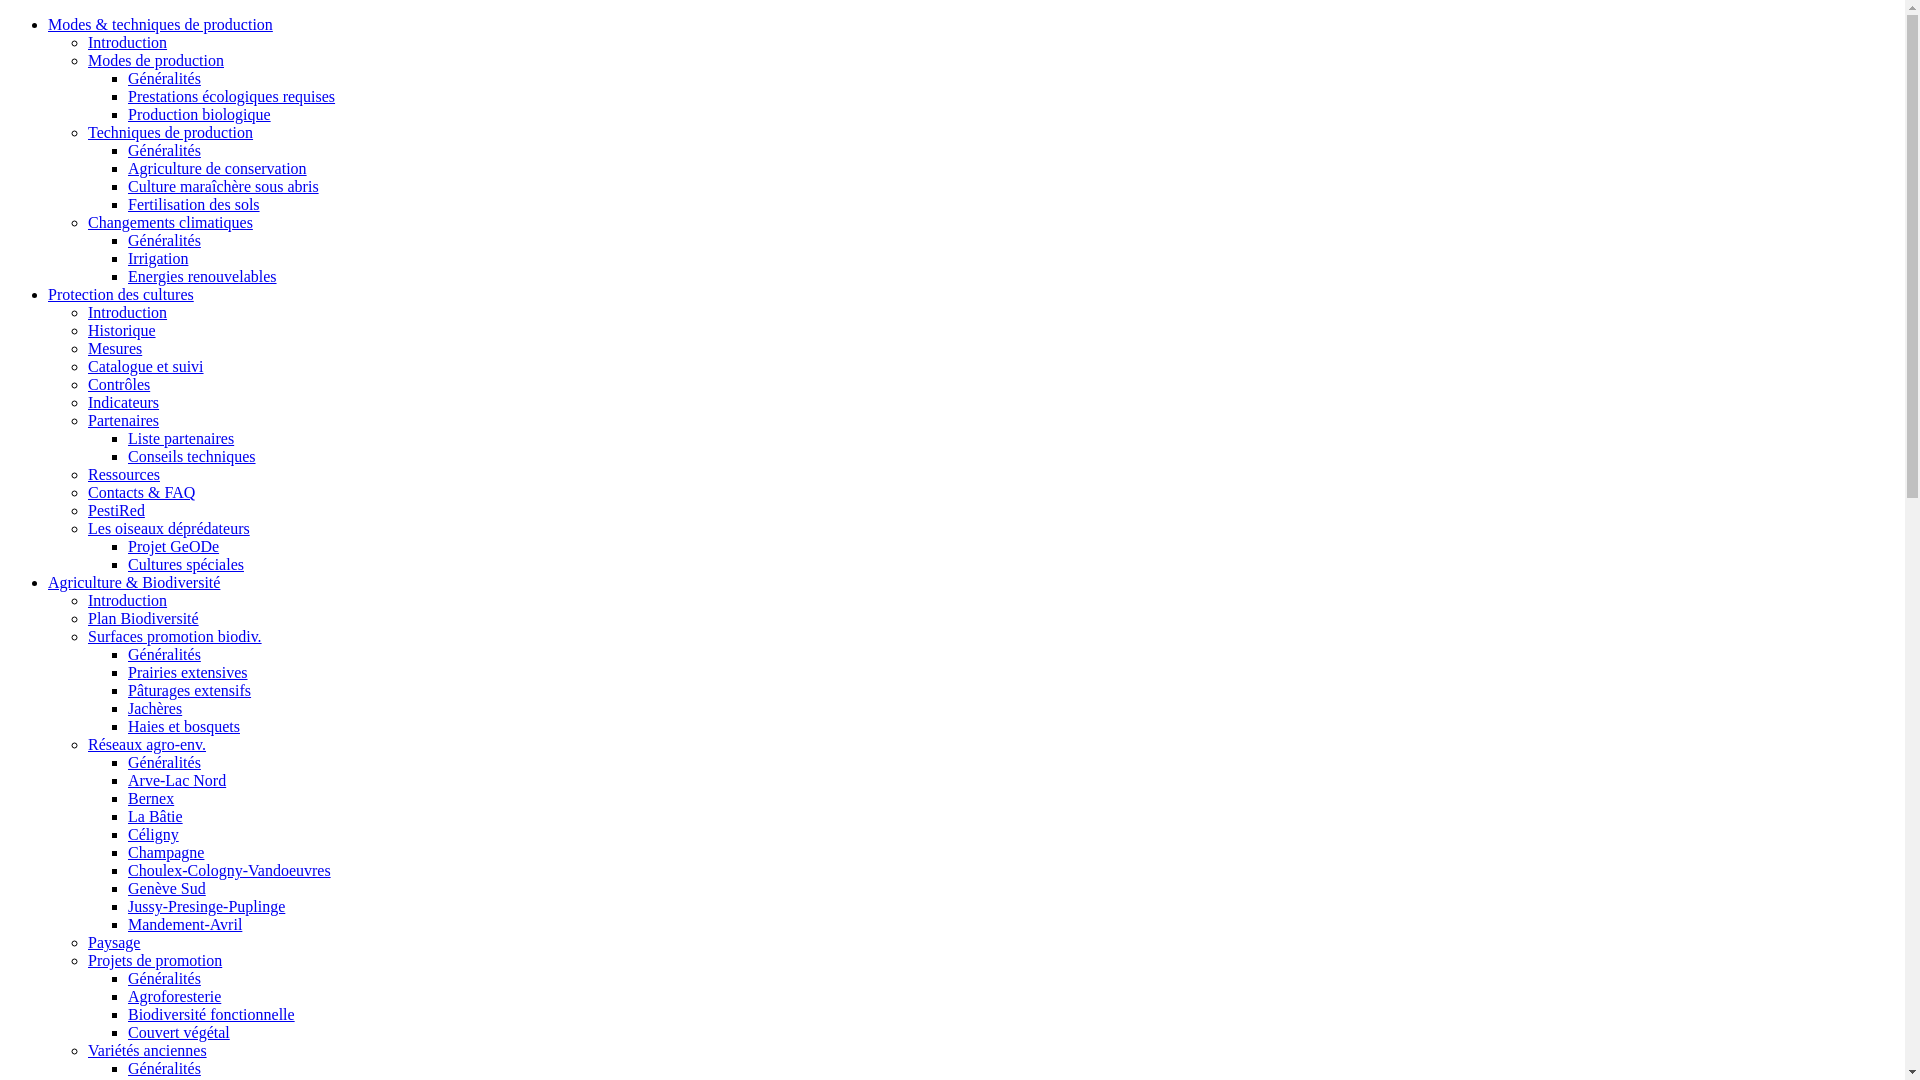 This screenshot has width=1920, height=1080. Describe the element at coordinates (170, 222) in the screenshot. I see `'Changements climatiques'` at that location.